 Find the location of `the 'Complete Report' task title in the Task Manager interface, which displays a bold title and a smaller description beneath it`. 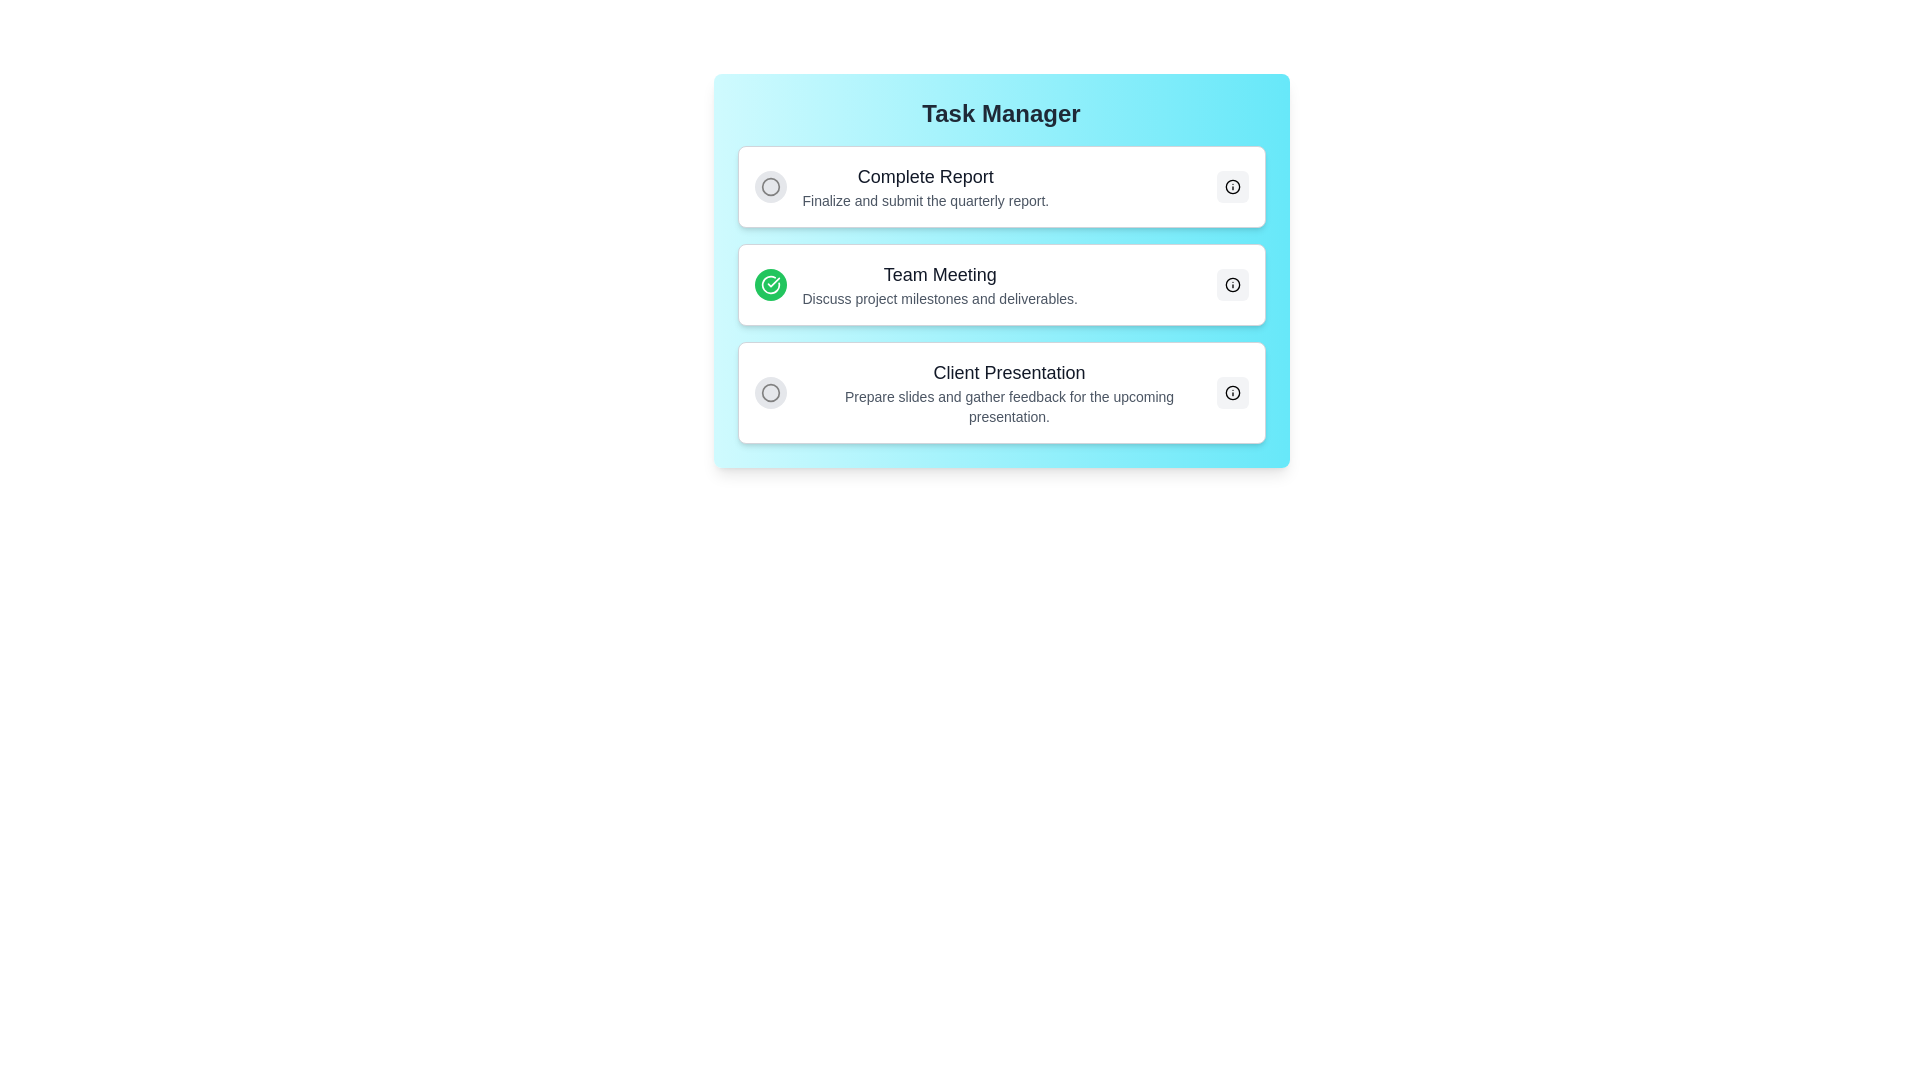

the 'Complete Report' task title in the Task Manager interface, which displays a bold title and a smaller description beneath it is located at coordinates (924, 186).